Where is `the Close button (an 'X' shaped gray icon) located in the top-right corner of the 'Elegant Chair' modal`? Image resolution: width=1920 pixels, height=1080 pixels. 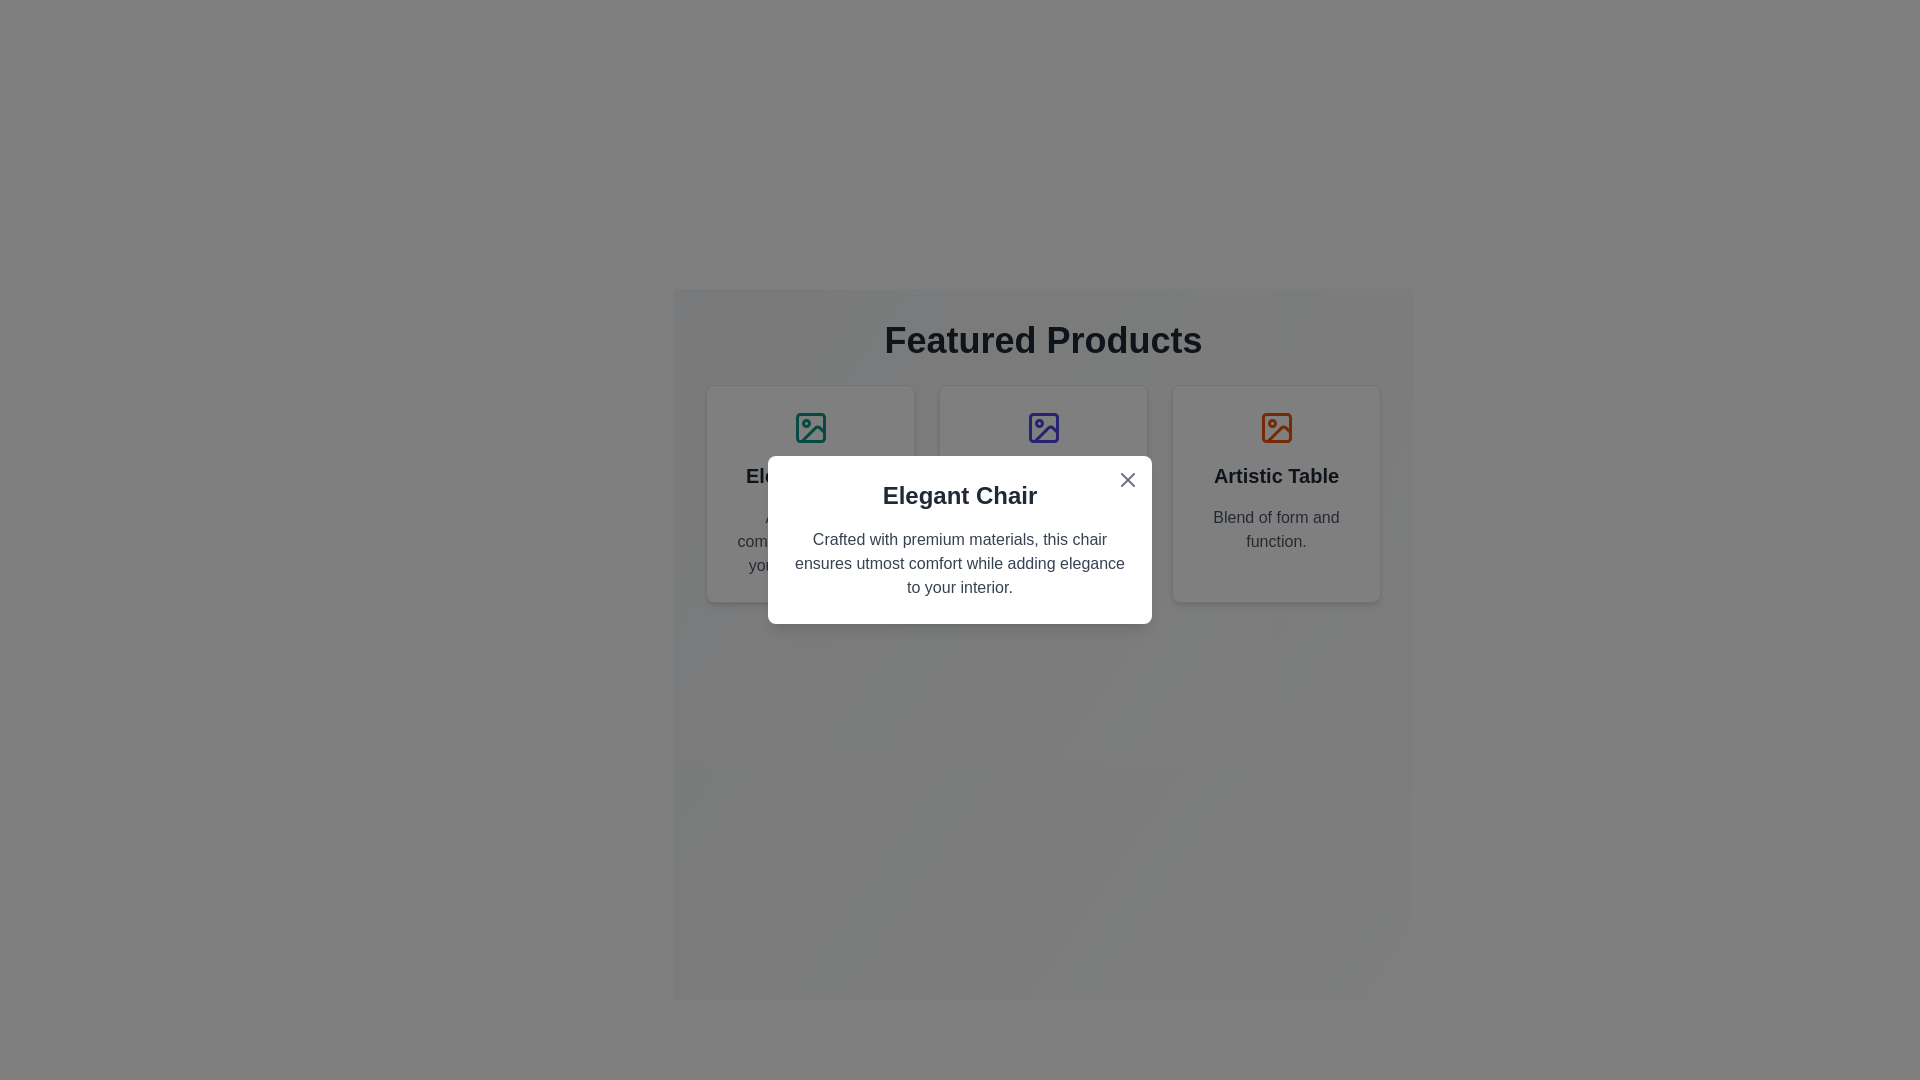
the Close button (an 'X' shaped gray icon) located in the top-right corner of the 'Elegant Chair' modal is located at coordinates (1128, 479).